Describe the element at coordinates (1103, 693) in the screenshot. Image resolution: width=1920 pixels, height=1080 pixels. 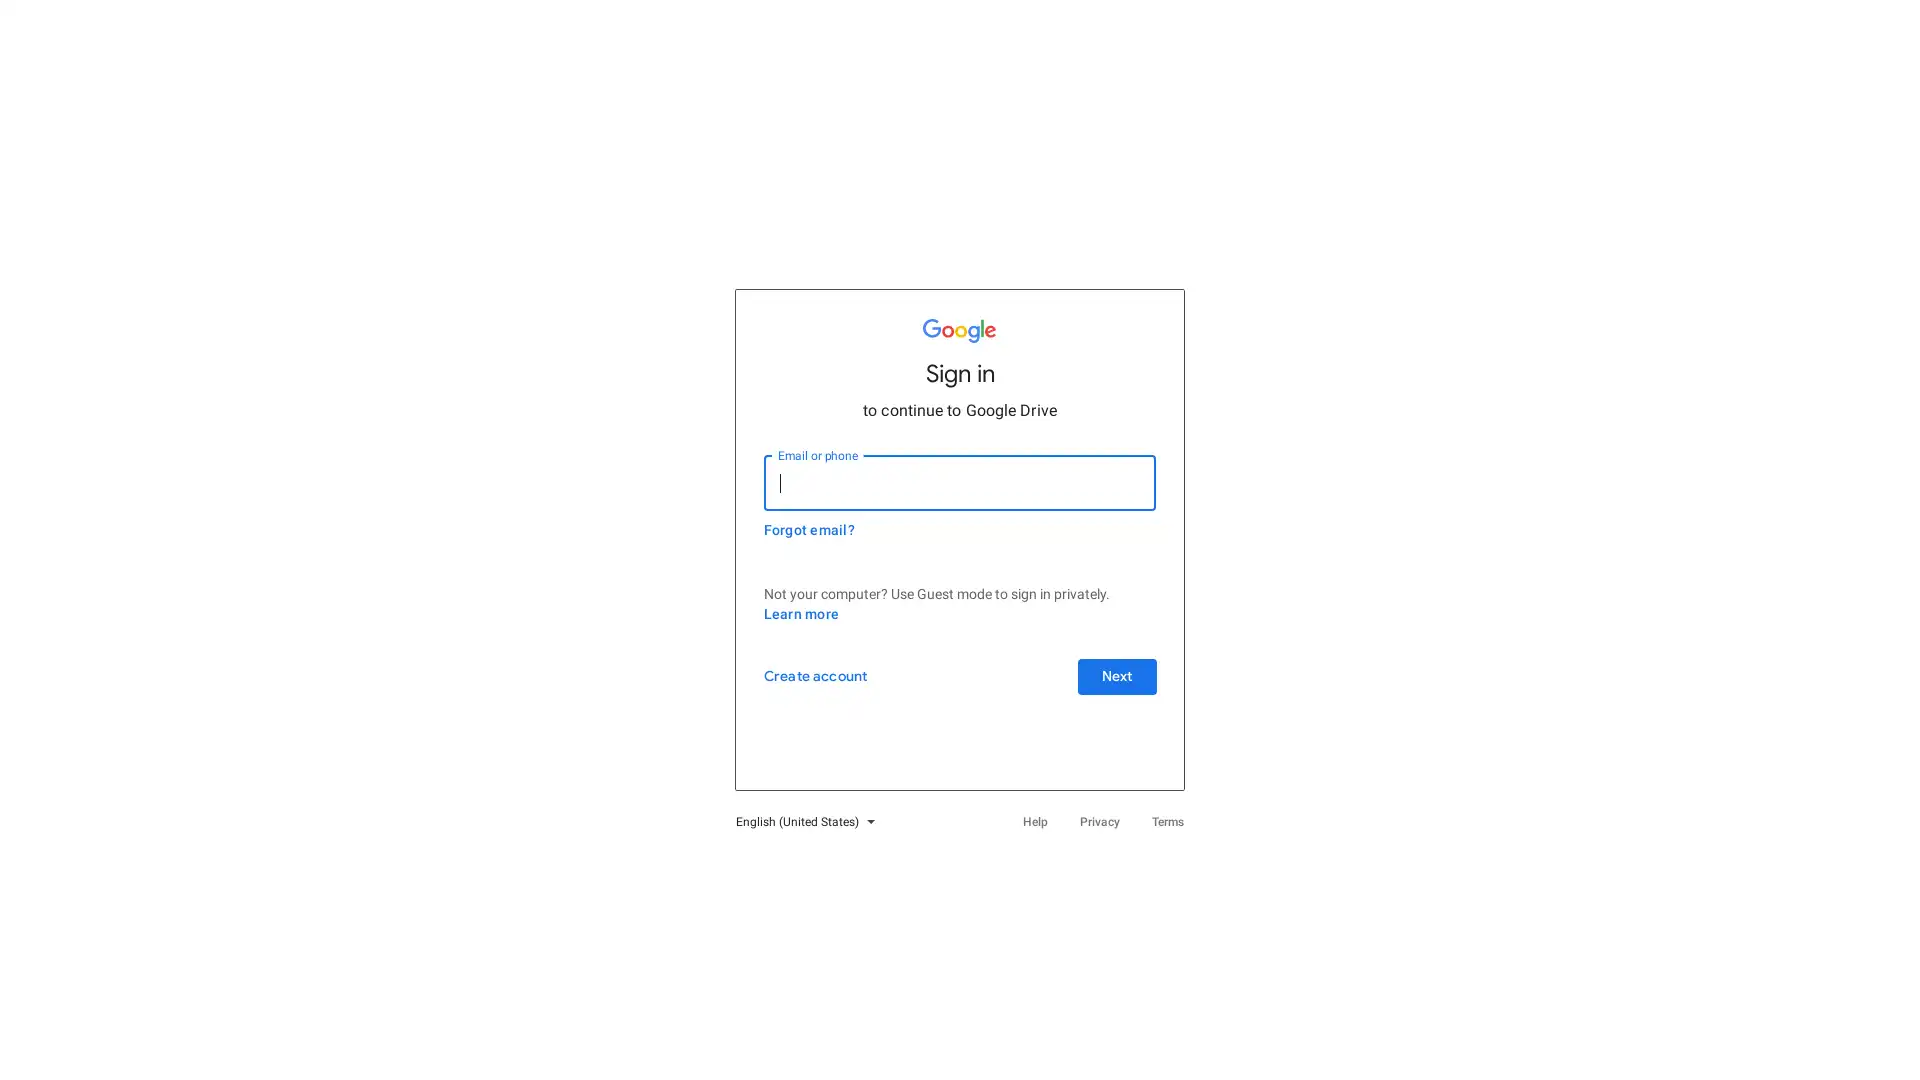
I see `Next` at that location.